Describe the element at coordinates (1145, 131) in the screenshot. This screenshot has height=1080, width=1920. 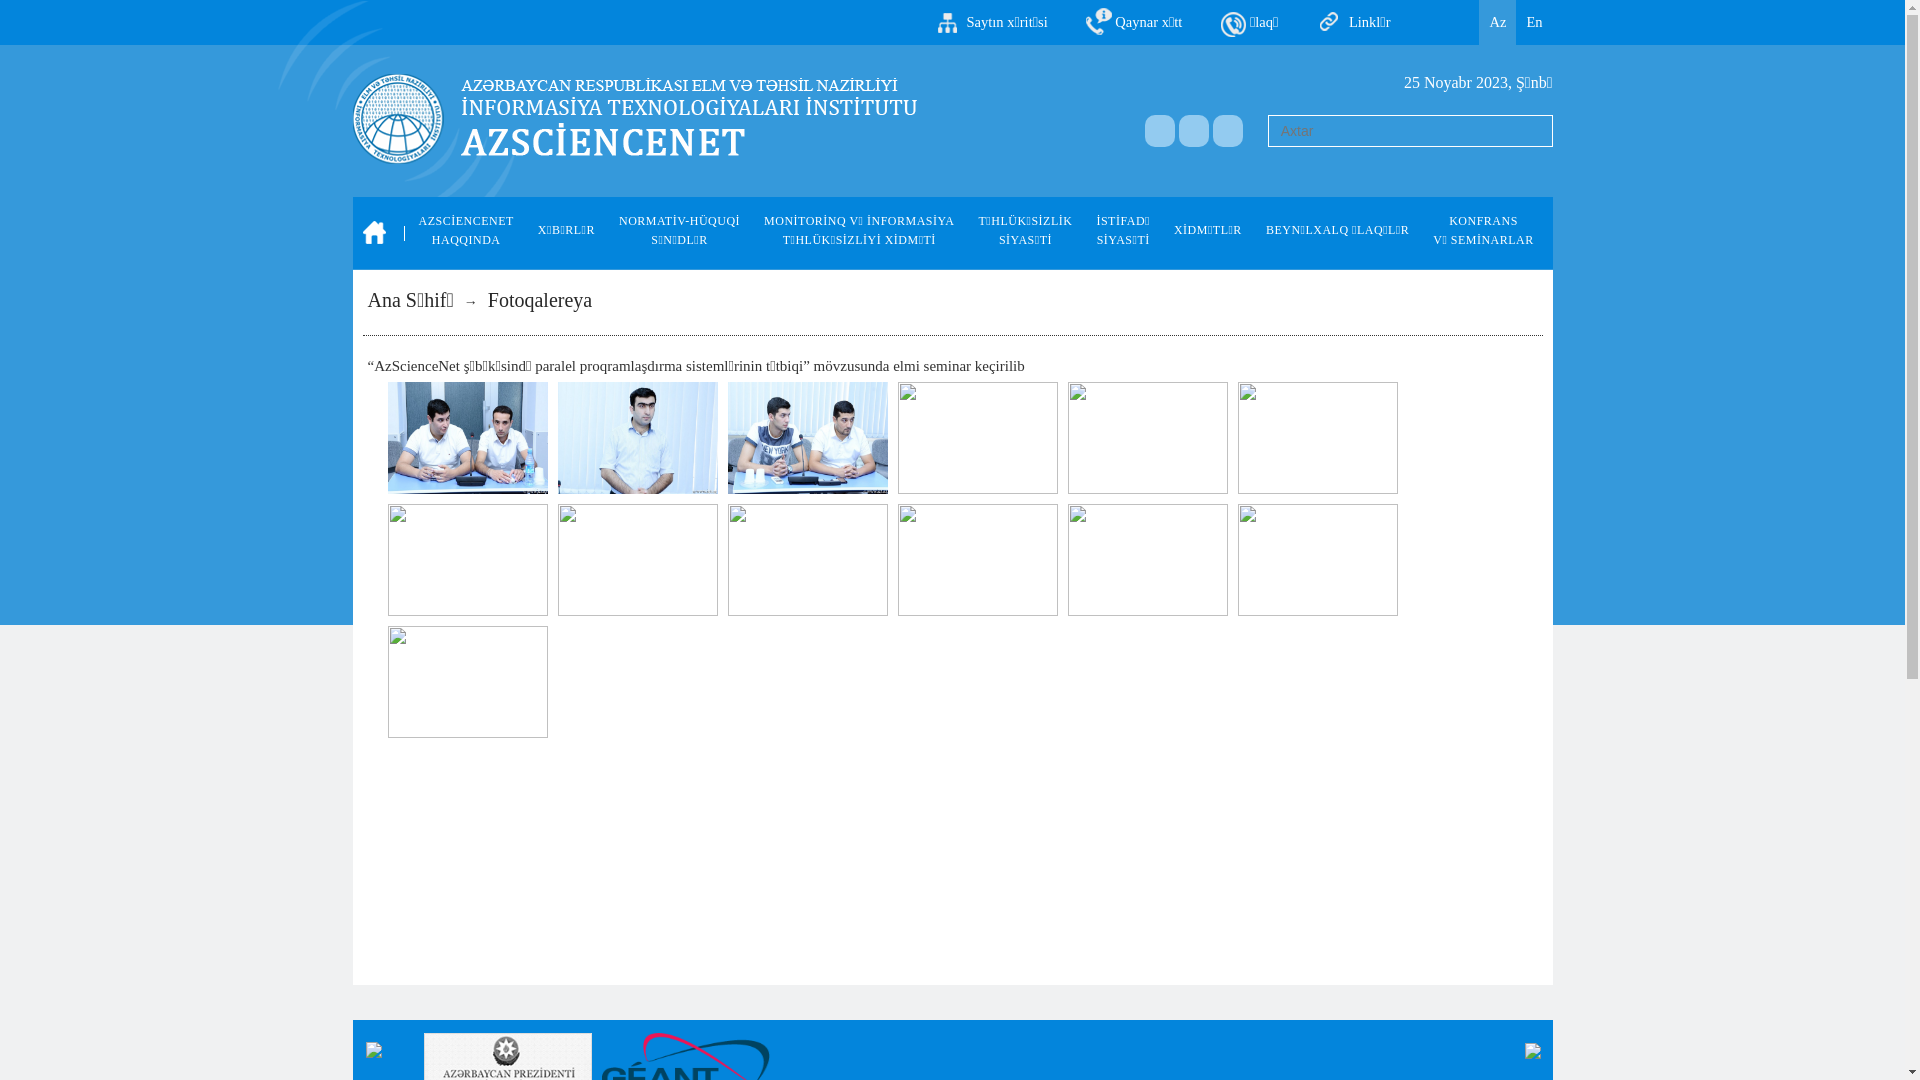
I see `'a'` at that location.